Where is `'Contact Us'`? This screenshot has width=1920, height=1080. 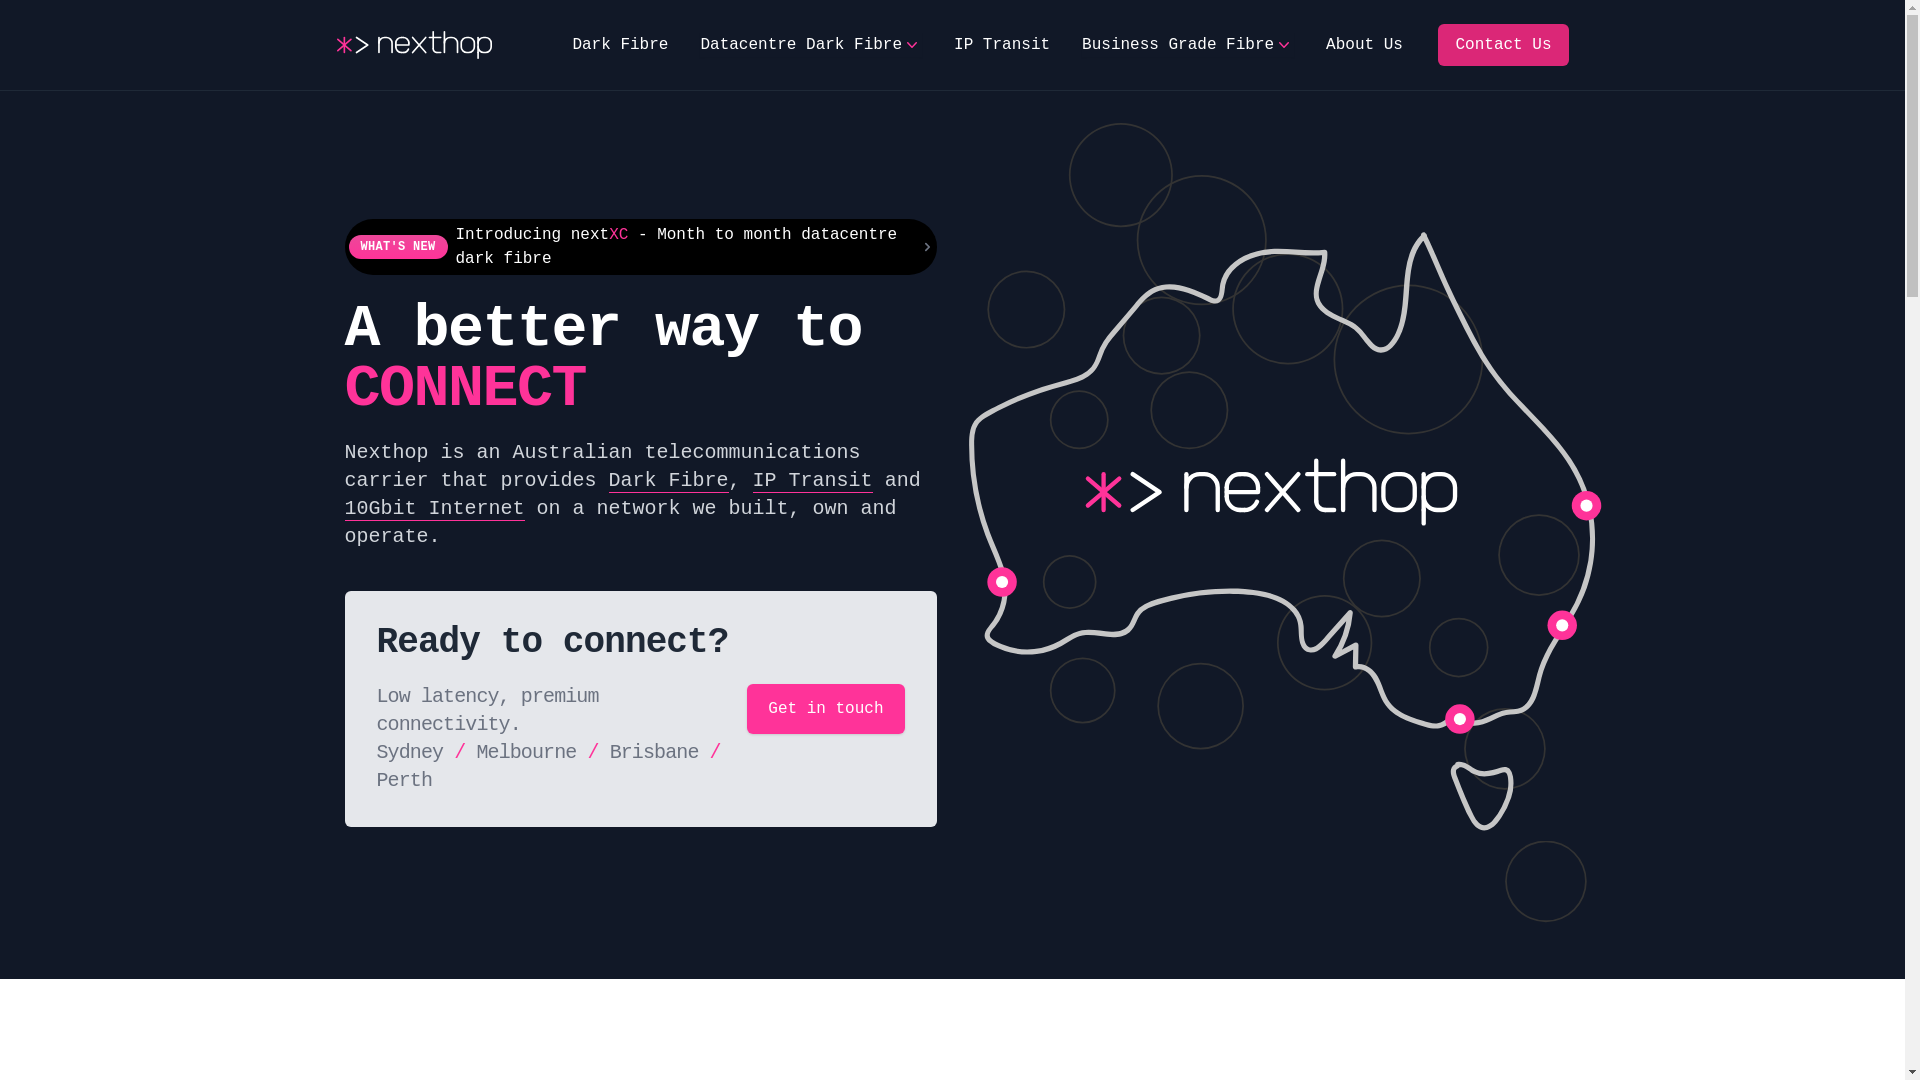 'Contact Us' is located at coordinates (1502, 45).